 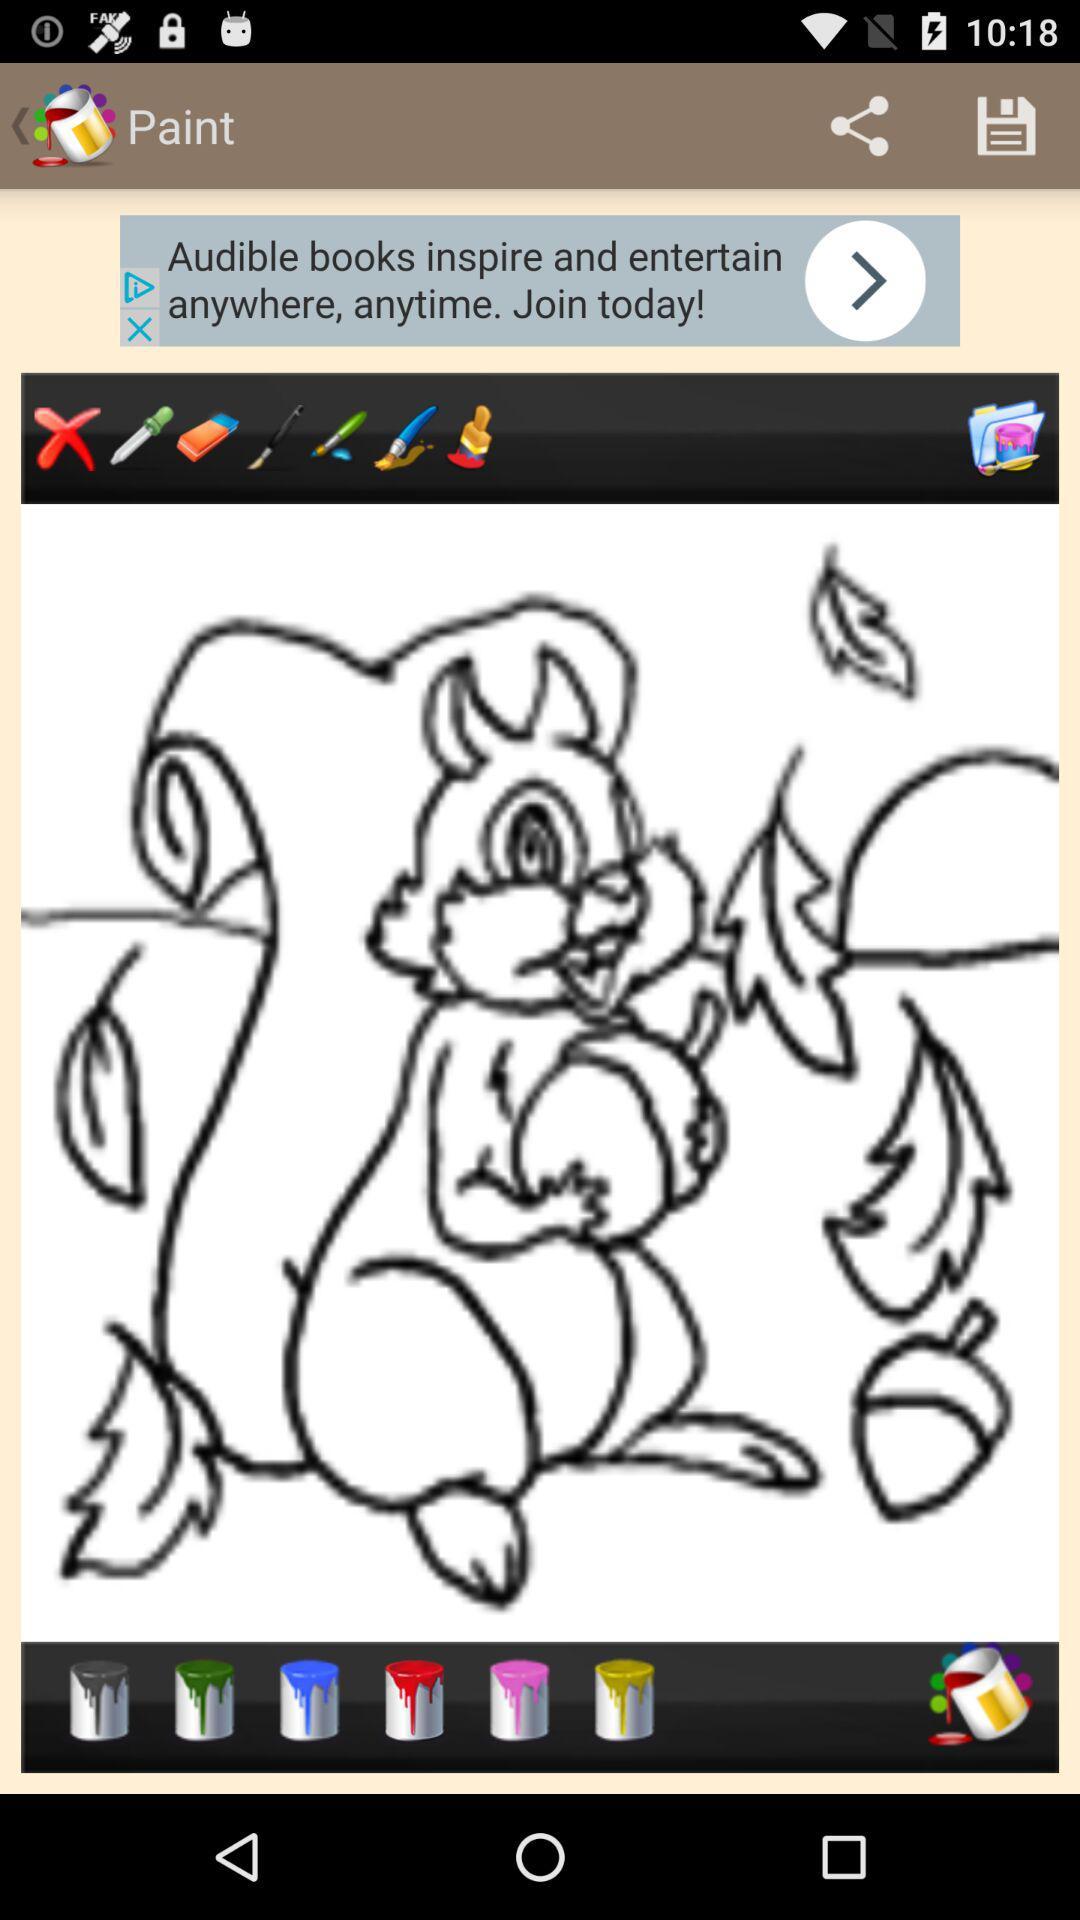 I want to click on the close icon, so click(x=338, y=467).